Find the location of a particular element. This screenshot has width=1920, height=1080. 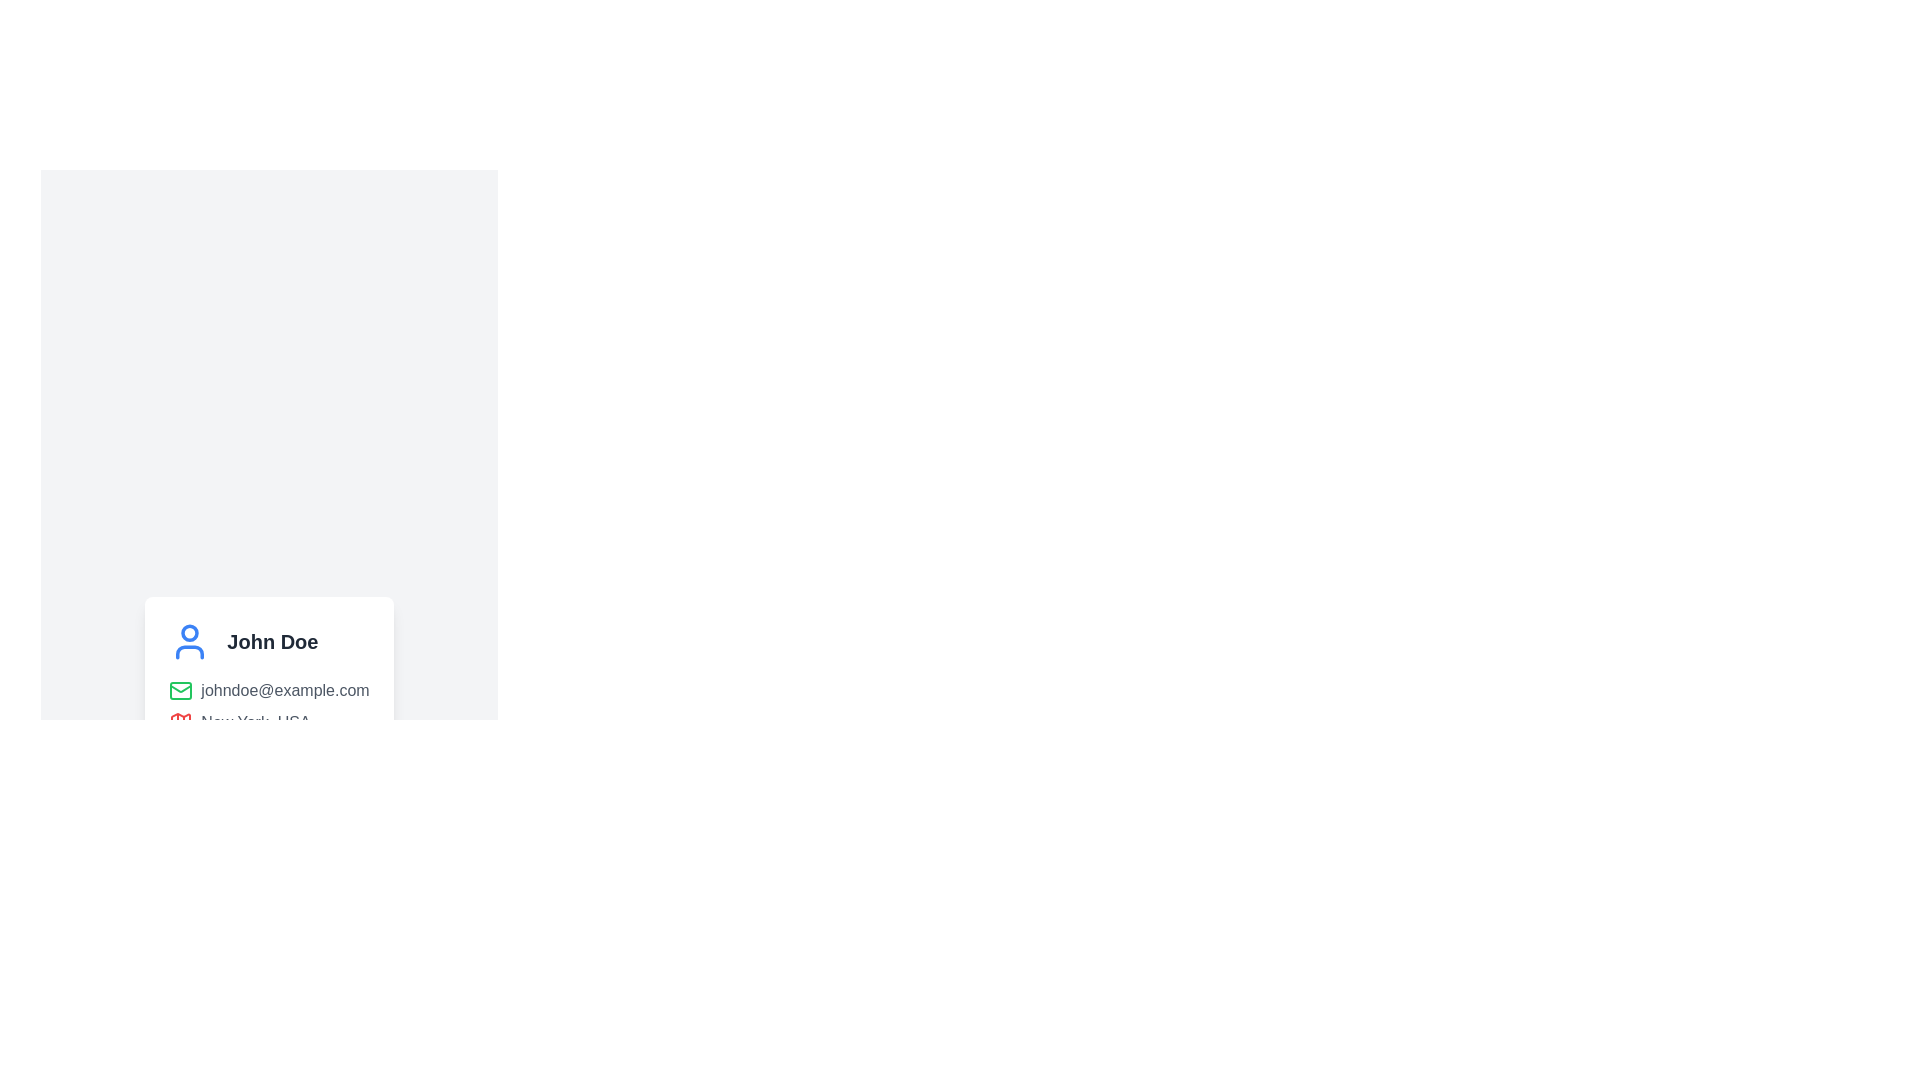

the text label displaying 'John Doe', which is styled in bold and positioned to the right of a user profile icon within a card layout is located at coordinates (268, 641).